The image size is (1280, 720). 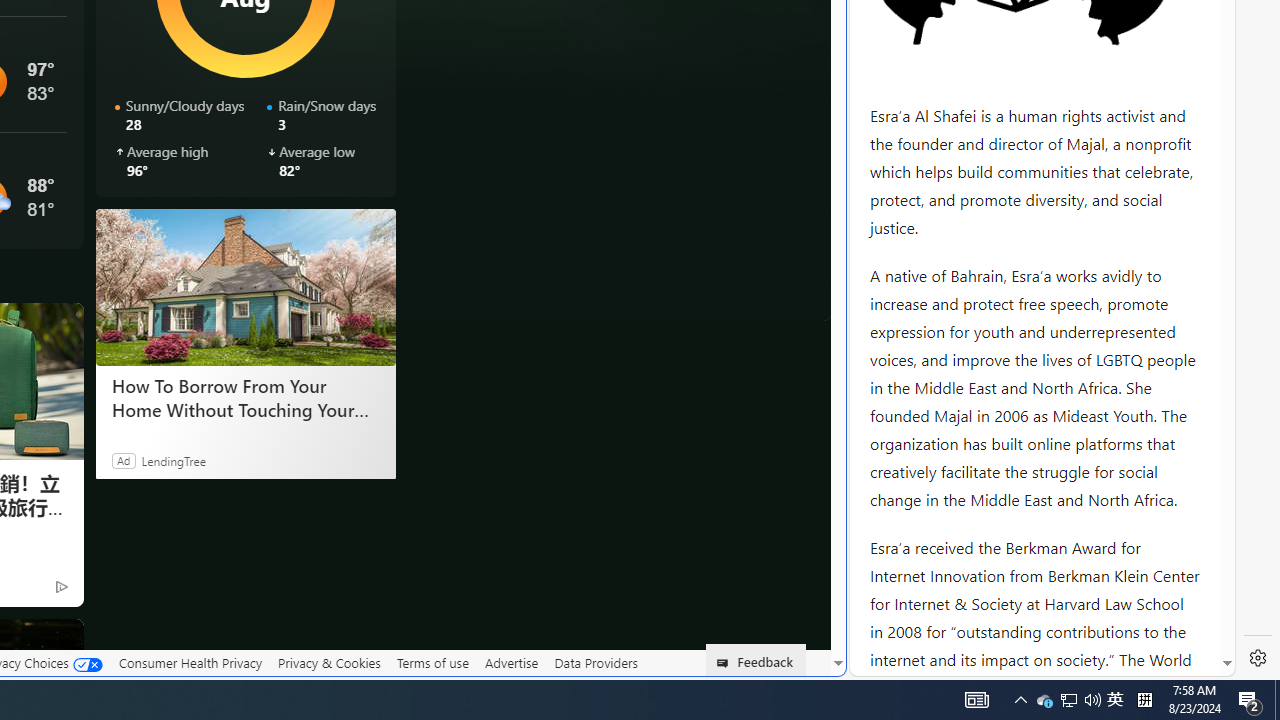 I want to click on 'Consumer Health Privacy', so click(x=190, y=663).